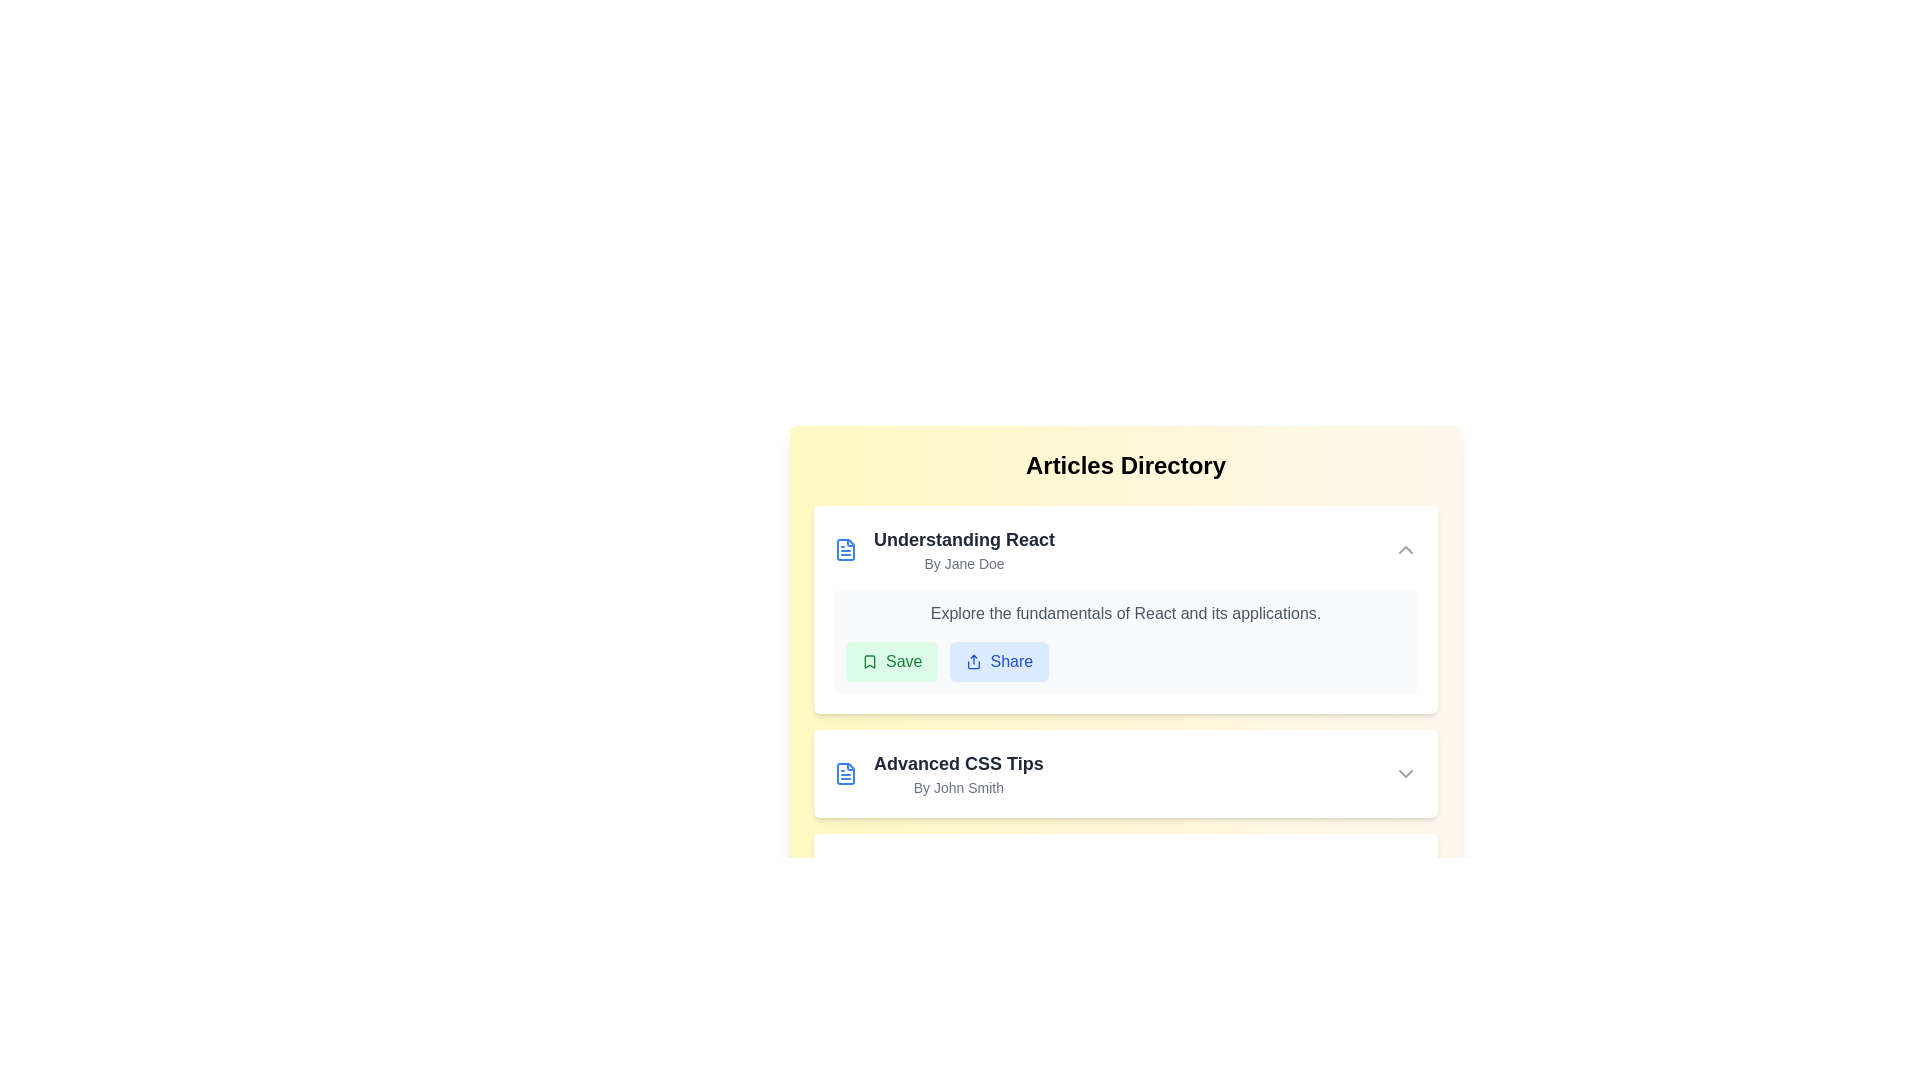 The width and height of the screenshot is (1920, 1080). I want to click on 'Save' button for the article 'Understanding React', so click(891, 662).